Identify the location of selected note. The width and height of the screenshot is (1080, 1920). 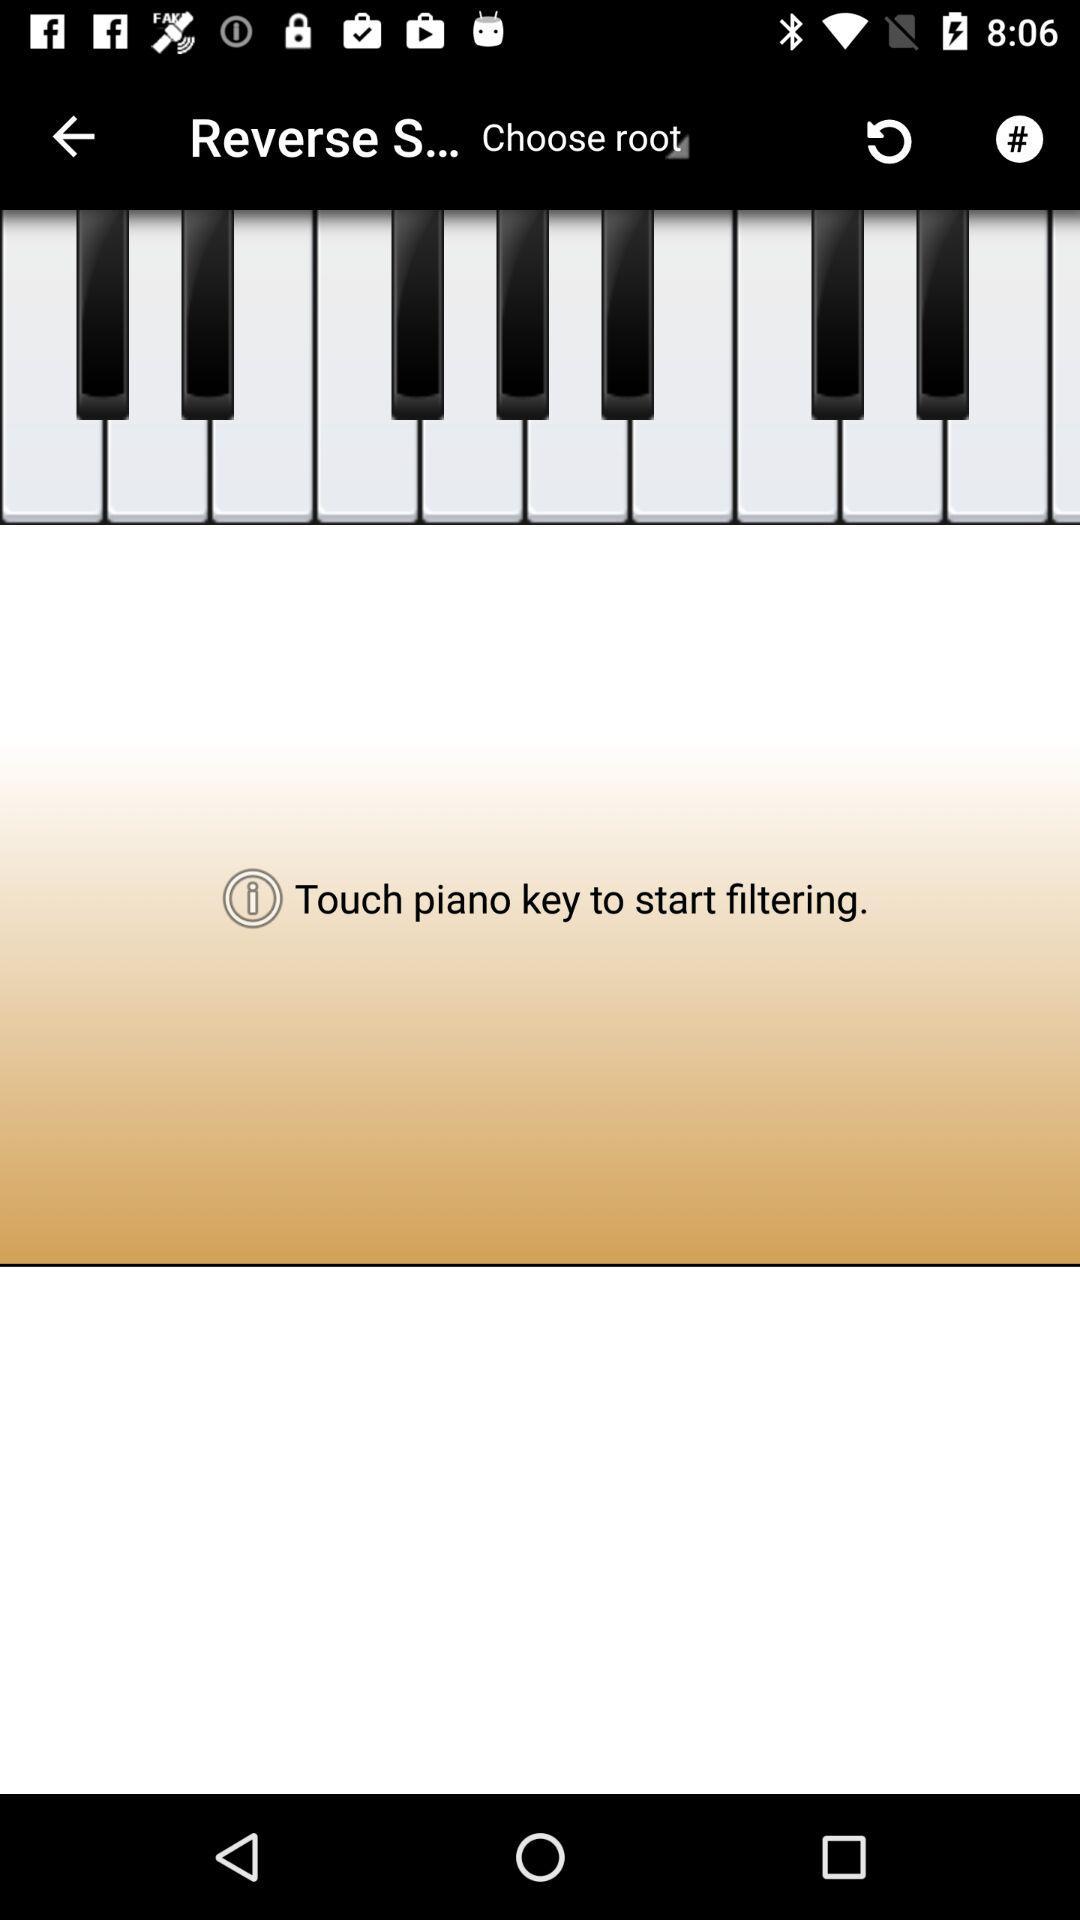
(786, 367).